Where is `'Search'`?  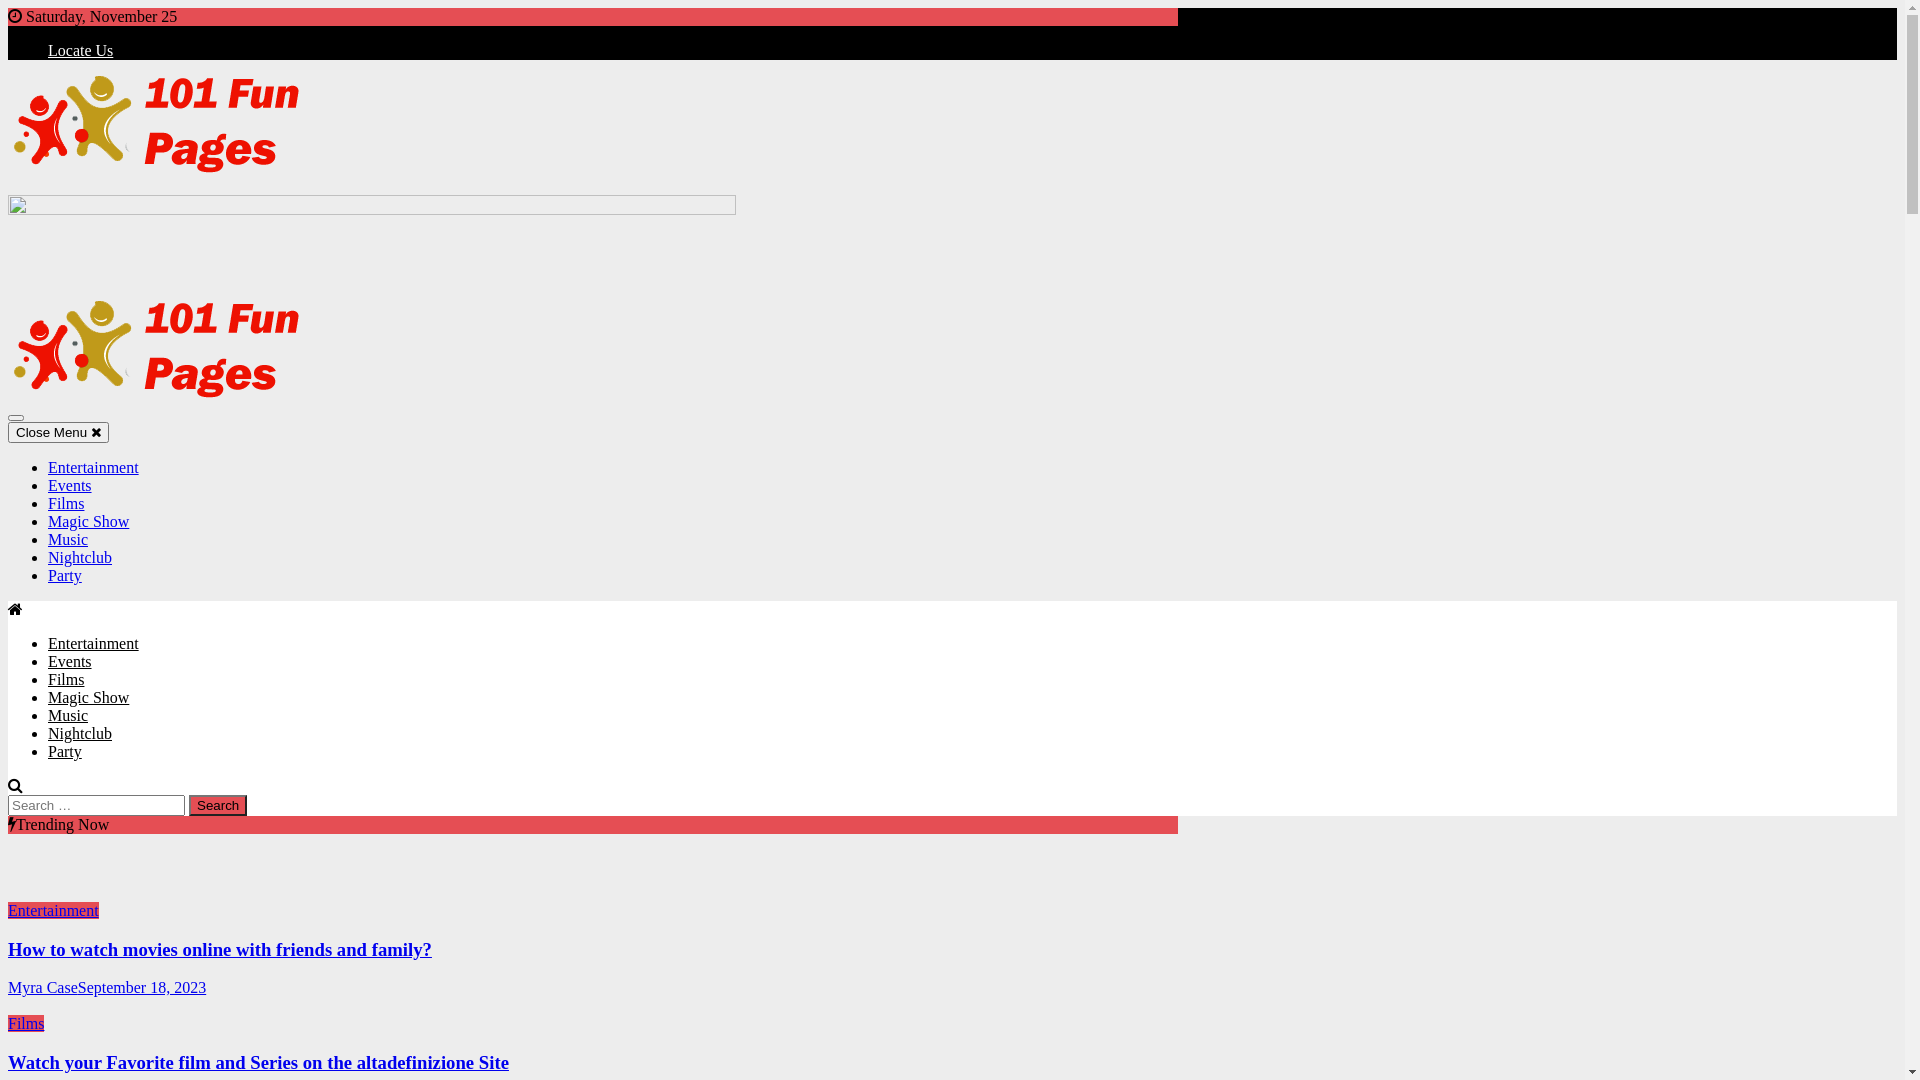
'Search' is located at coordinates (217, 804).